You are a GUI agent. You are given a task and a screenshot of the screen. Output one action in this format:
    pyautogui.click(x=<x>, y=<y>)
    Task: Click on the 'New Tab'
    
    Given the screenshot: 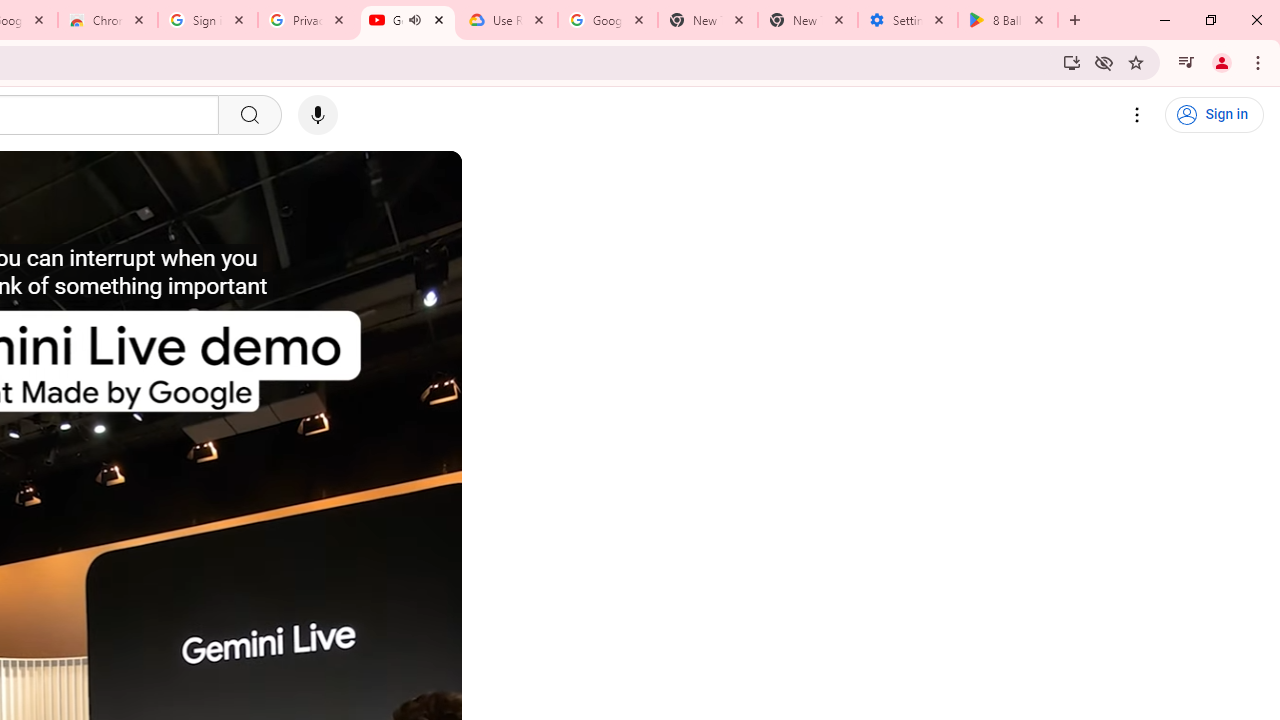 What is the action you would take?
    pyautogui.click(x=807, y=20)
    